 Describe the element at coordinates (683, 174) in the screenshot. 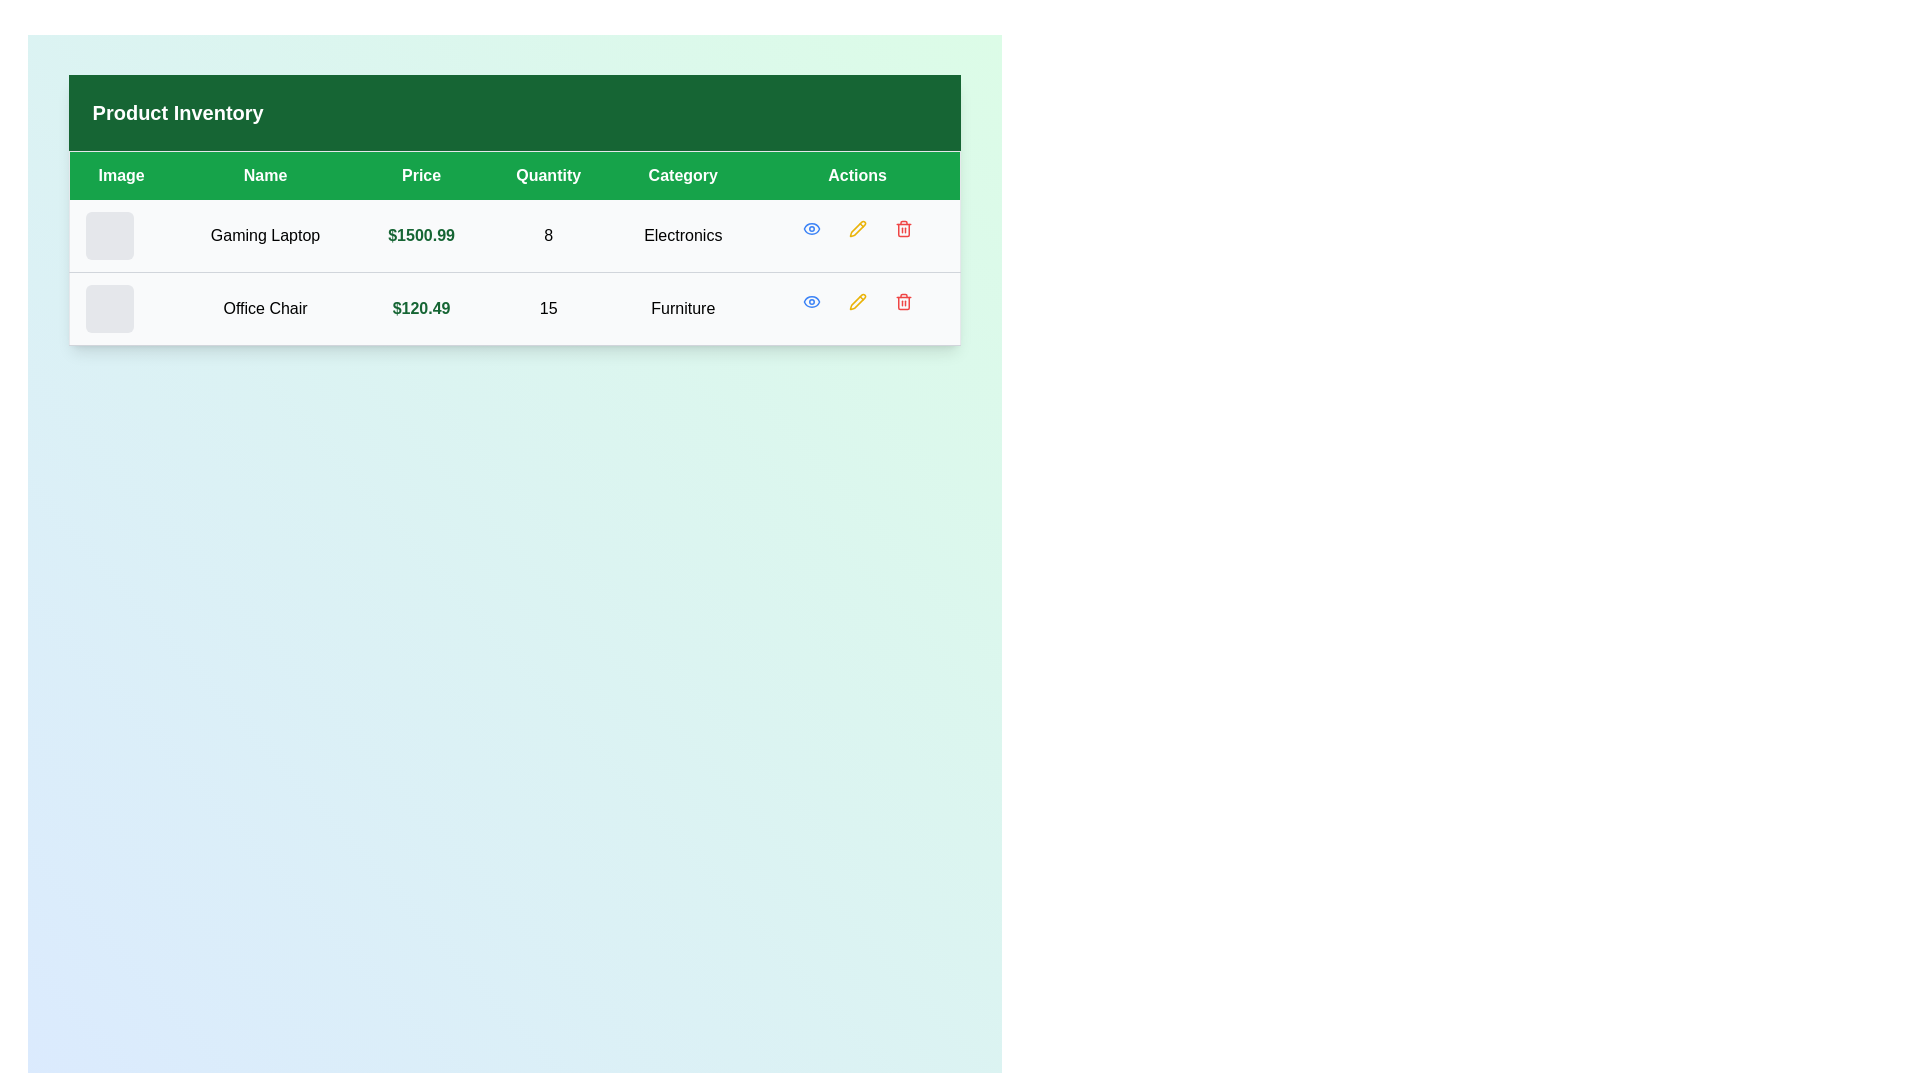

I see `the TableHeader labeled 'Category', which has a green background and white text, positioned between 'Quantity' and 'Actions' in the header row of the Product Inventory table` at that location.